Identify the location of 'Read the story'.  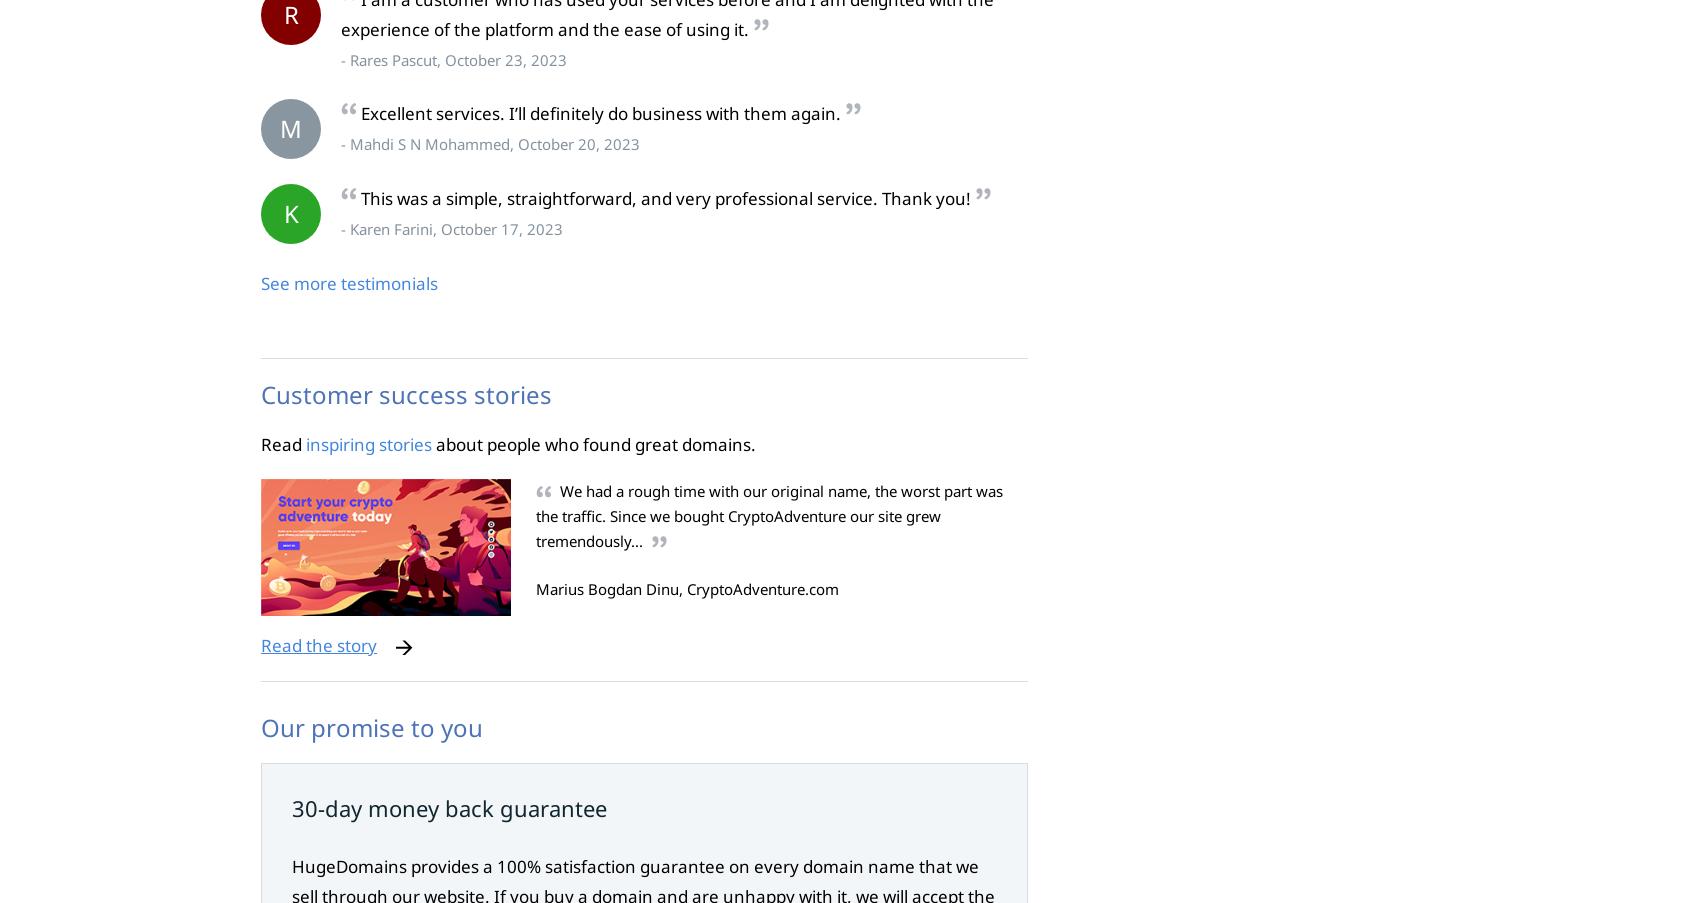
(317, 644).